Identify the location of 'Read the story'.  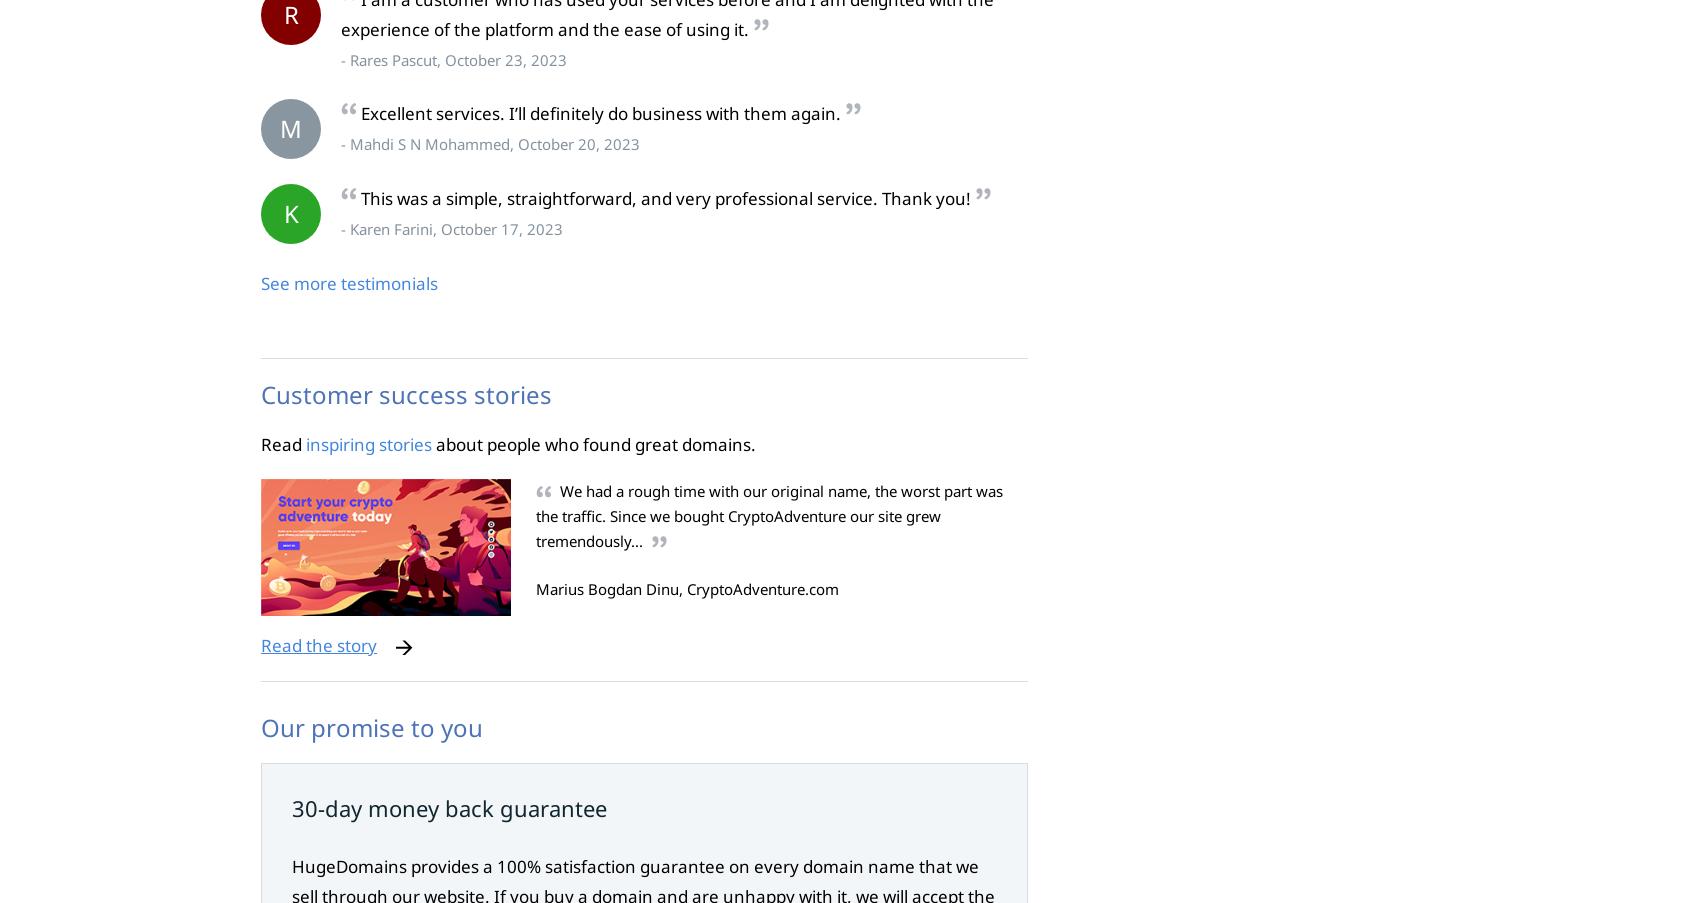
(317, 644).